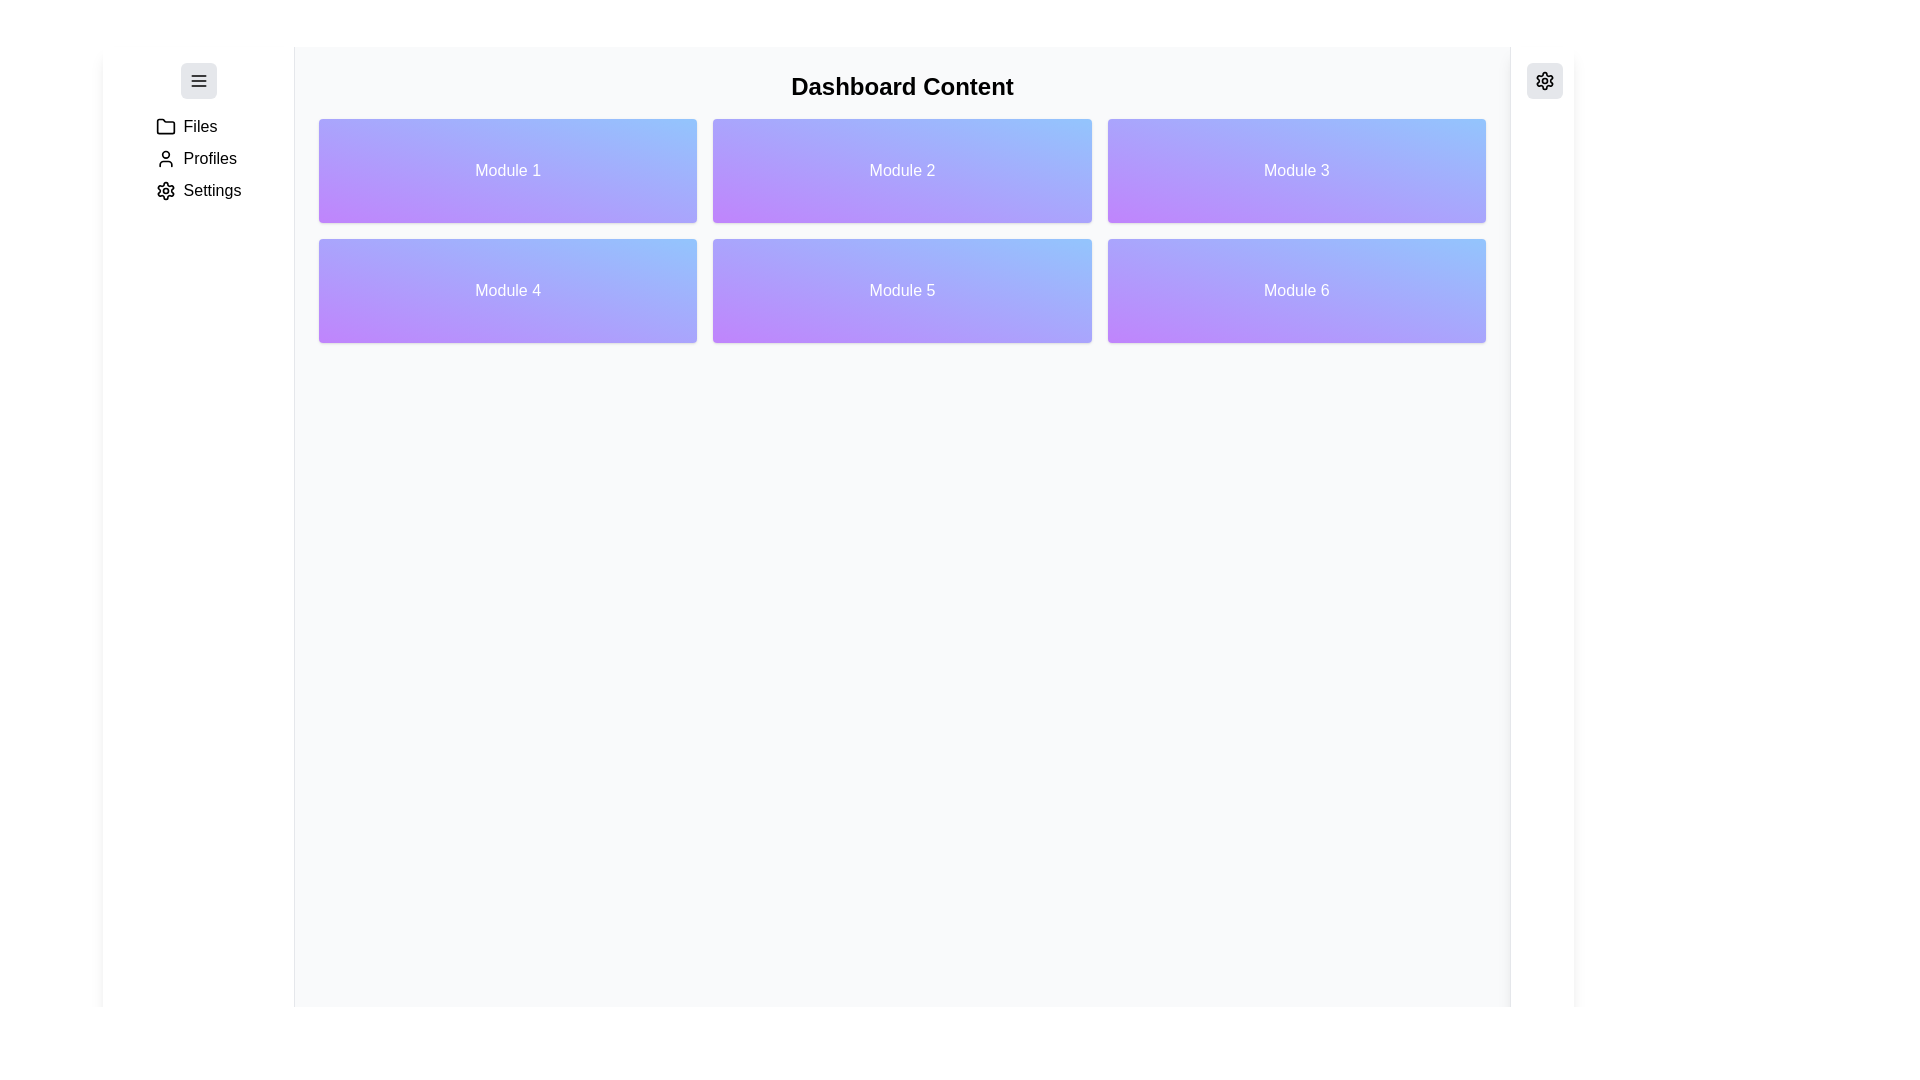 The image size is (1920, 1080). I want to click on the first interactive card labeled 'Module 1' located in the top-left corner of the grid, so click(508, 169).